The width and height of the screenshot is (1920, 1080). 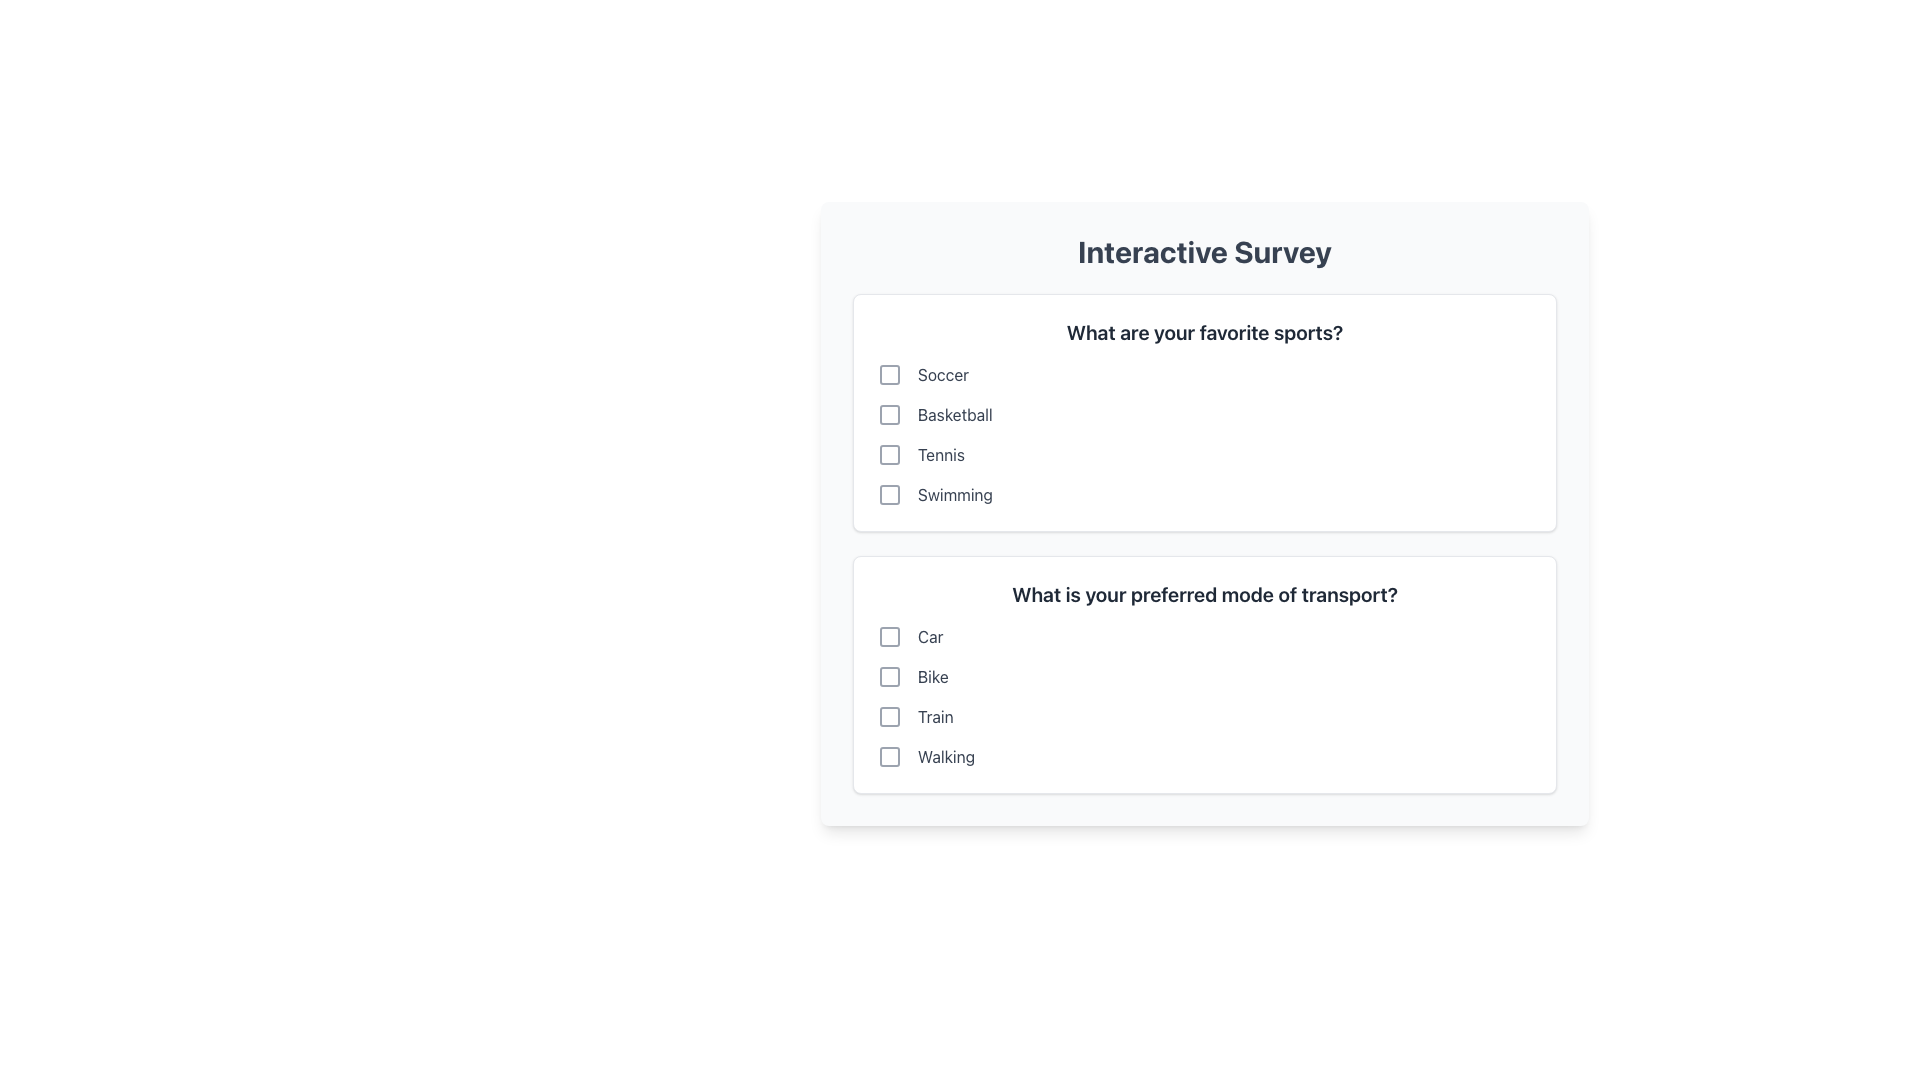 I want to click on the bold, prominently displayed header text 'Interactive Survey' located at the top center of the interface, so click(x=1203, y=250).